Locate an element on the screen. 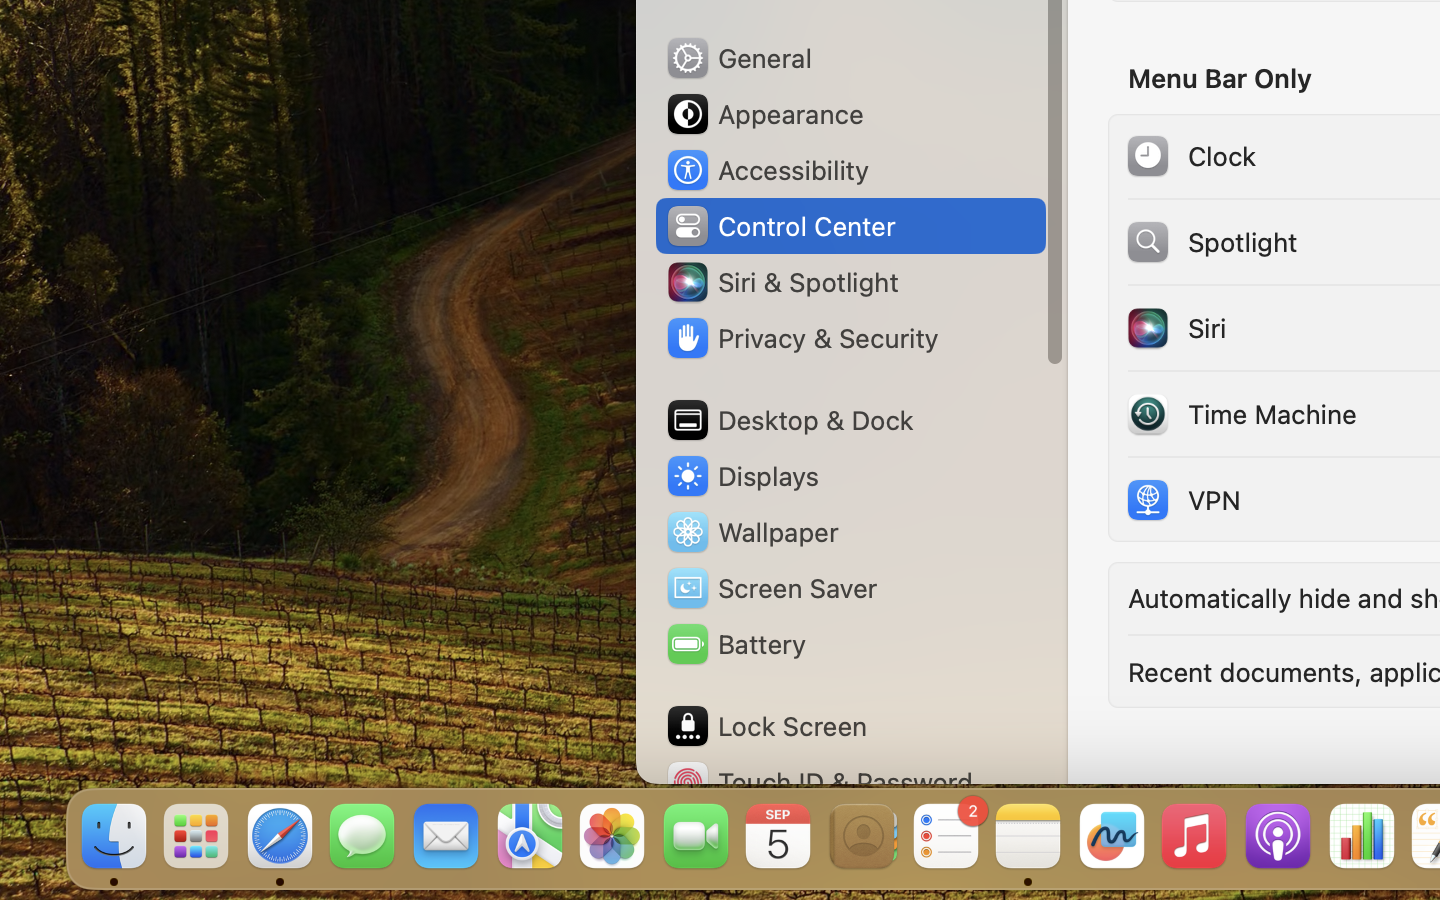 Image resolution: width=1440 pixels, height=900 pixels. 'Siri & Spotlight' is located at coordinates (781, 280).